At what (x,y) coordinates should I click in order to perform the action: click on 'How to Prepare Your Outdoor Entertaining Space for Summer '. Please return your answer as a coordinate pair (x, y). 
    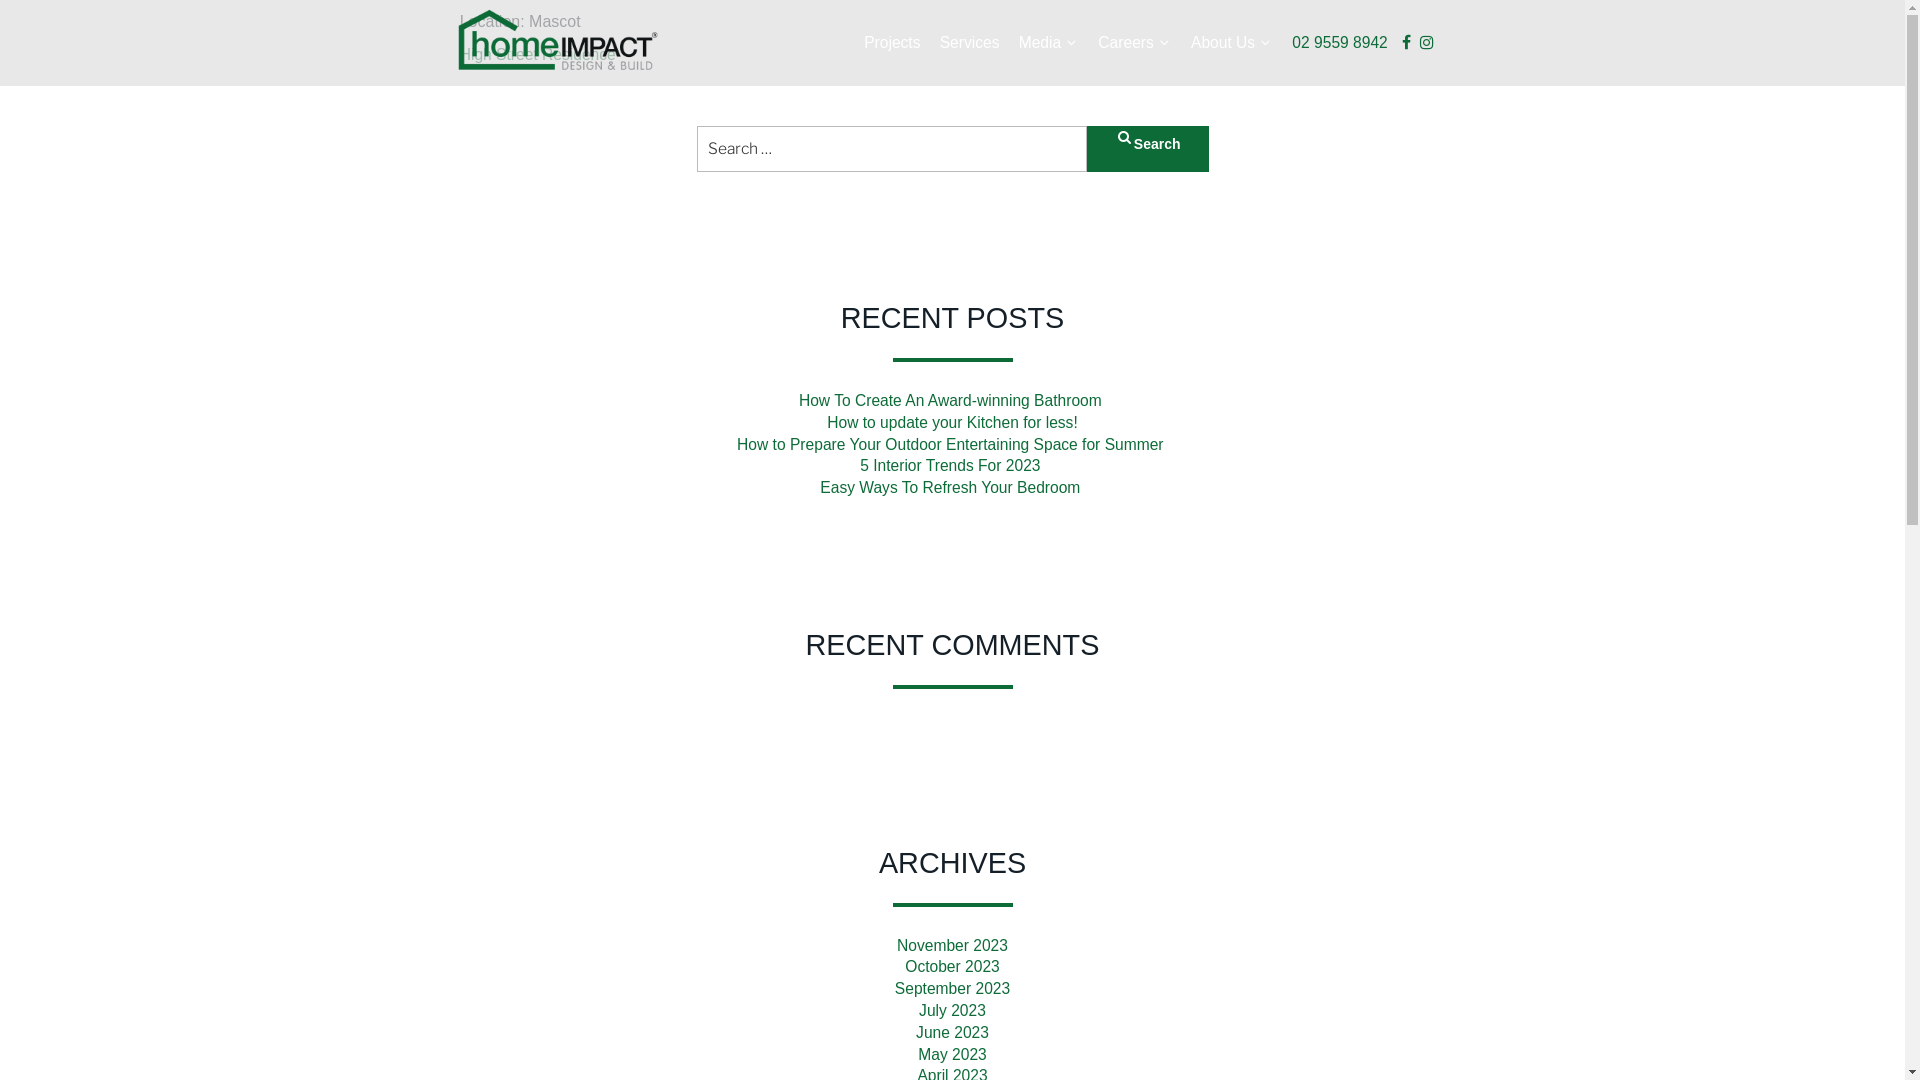
    Looking at the image, I should click on (951, 443).